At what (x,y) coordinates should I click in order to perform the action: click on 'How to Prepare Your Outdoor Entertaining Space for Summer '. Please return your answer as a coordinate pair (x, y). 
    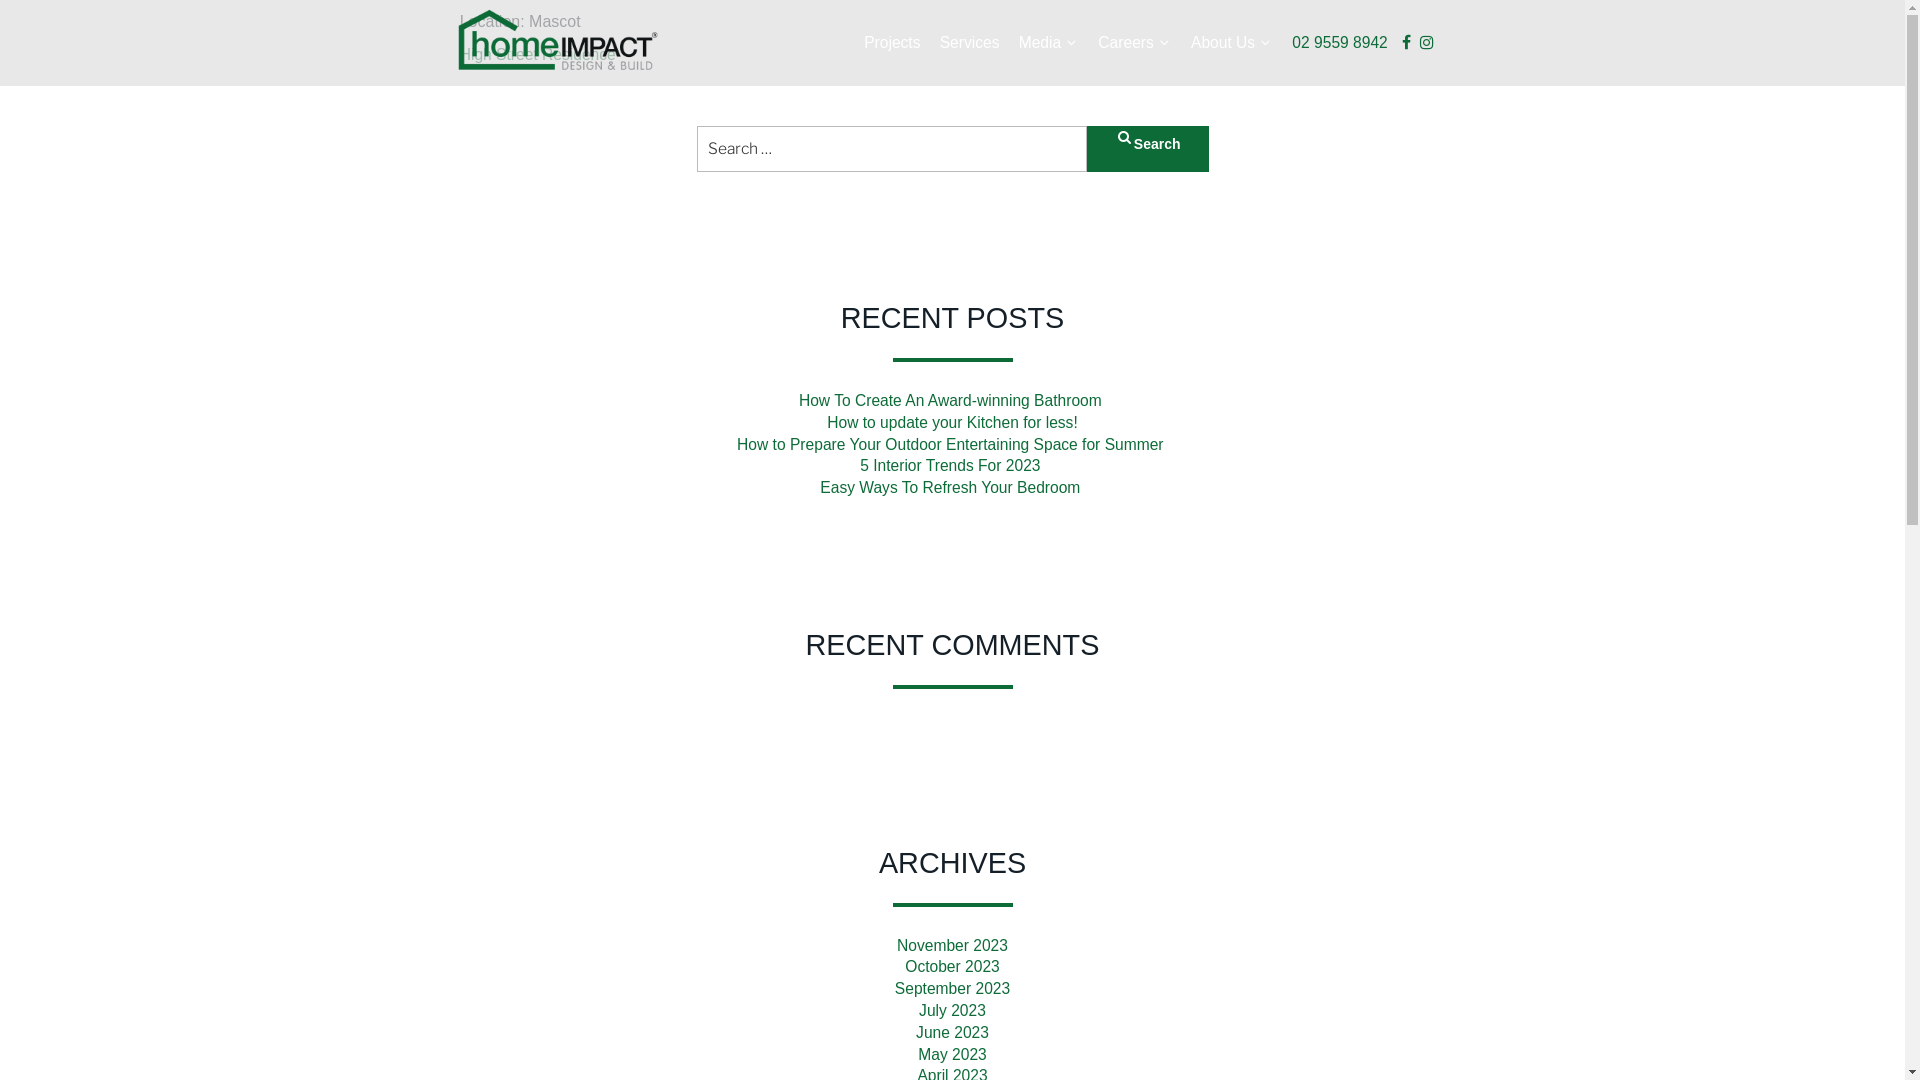
    Looking at the image, I should click on (951, 443).